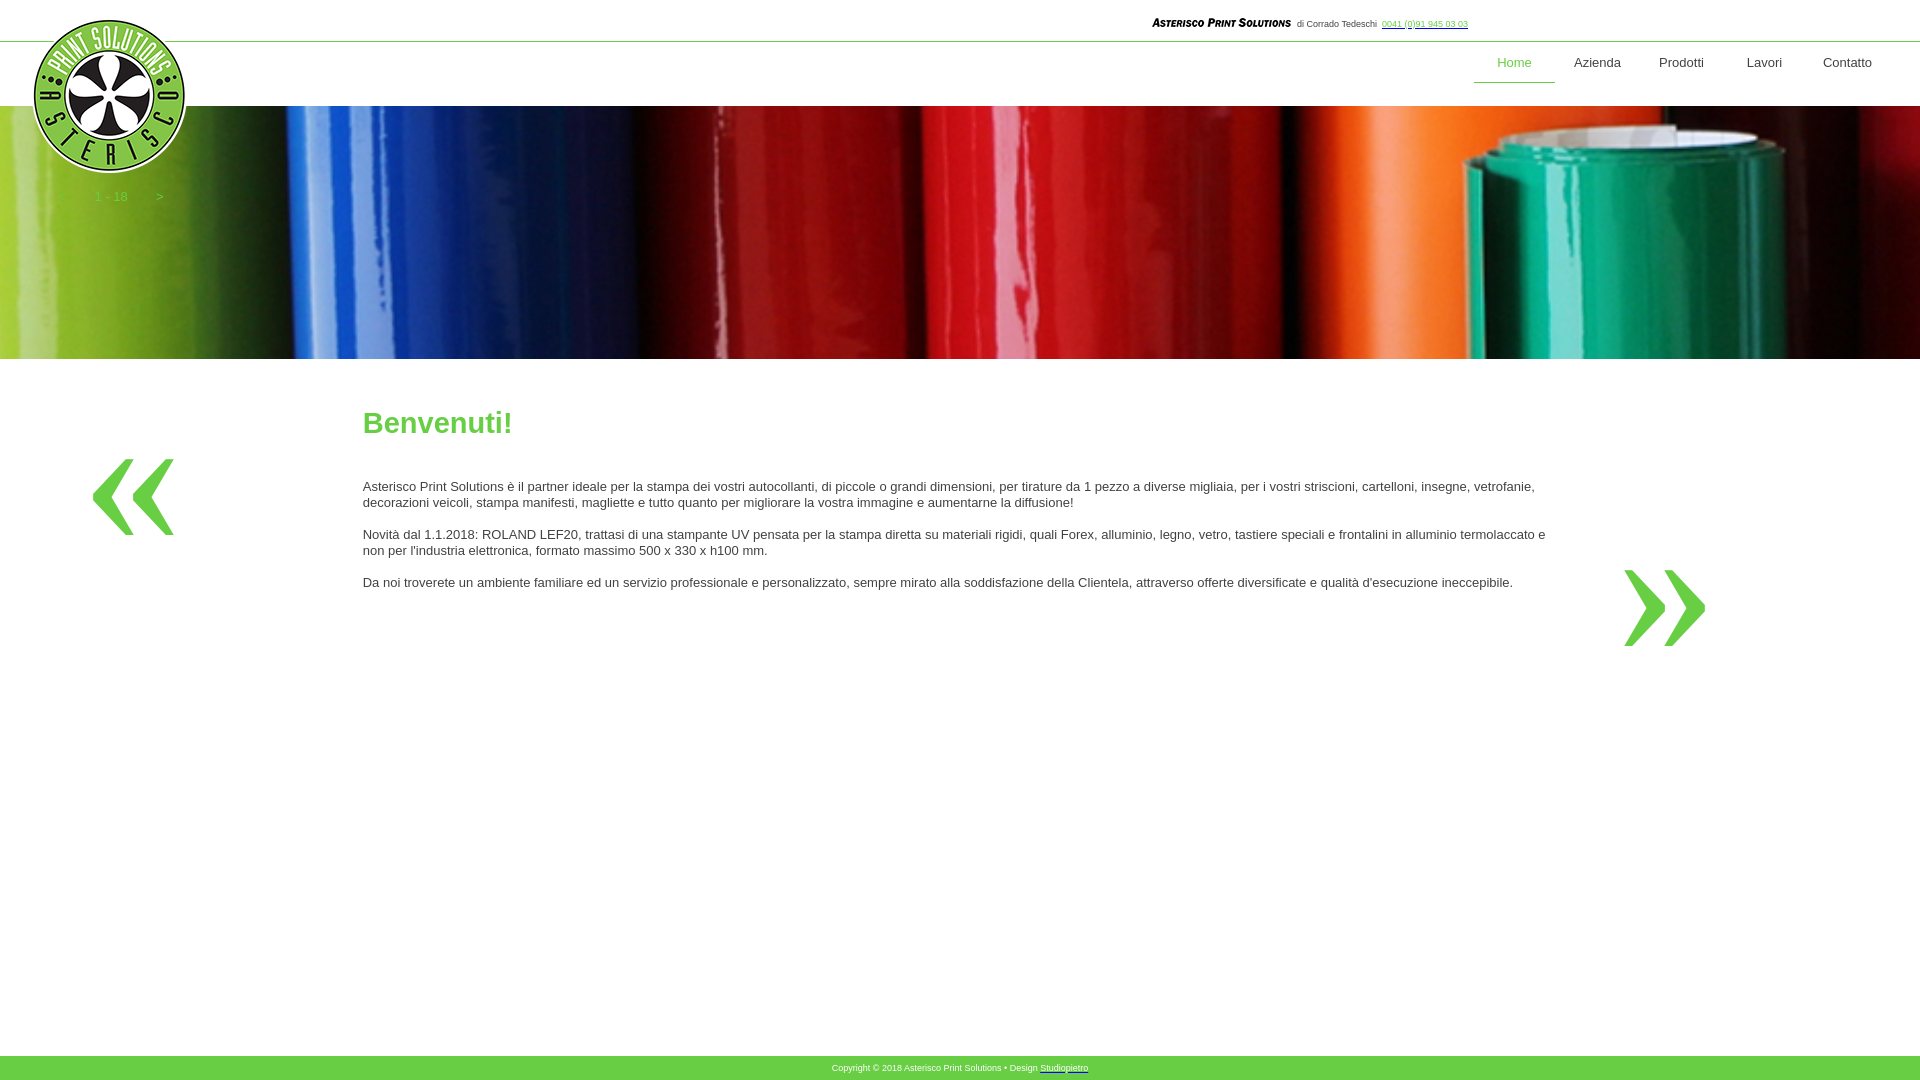 The image size is (1920, 1080). I want to click on 'Lavori', so click(1764, 62).